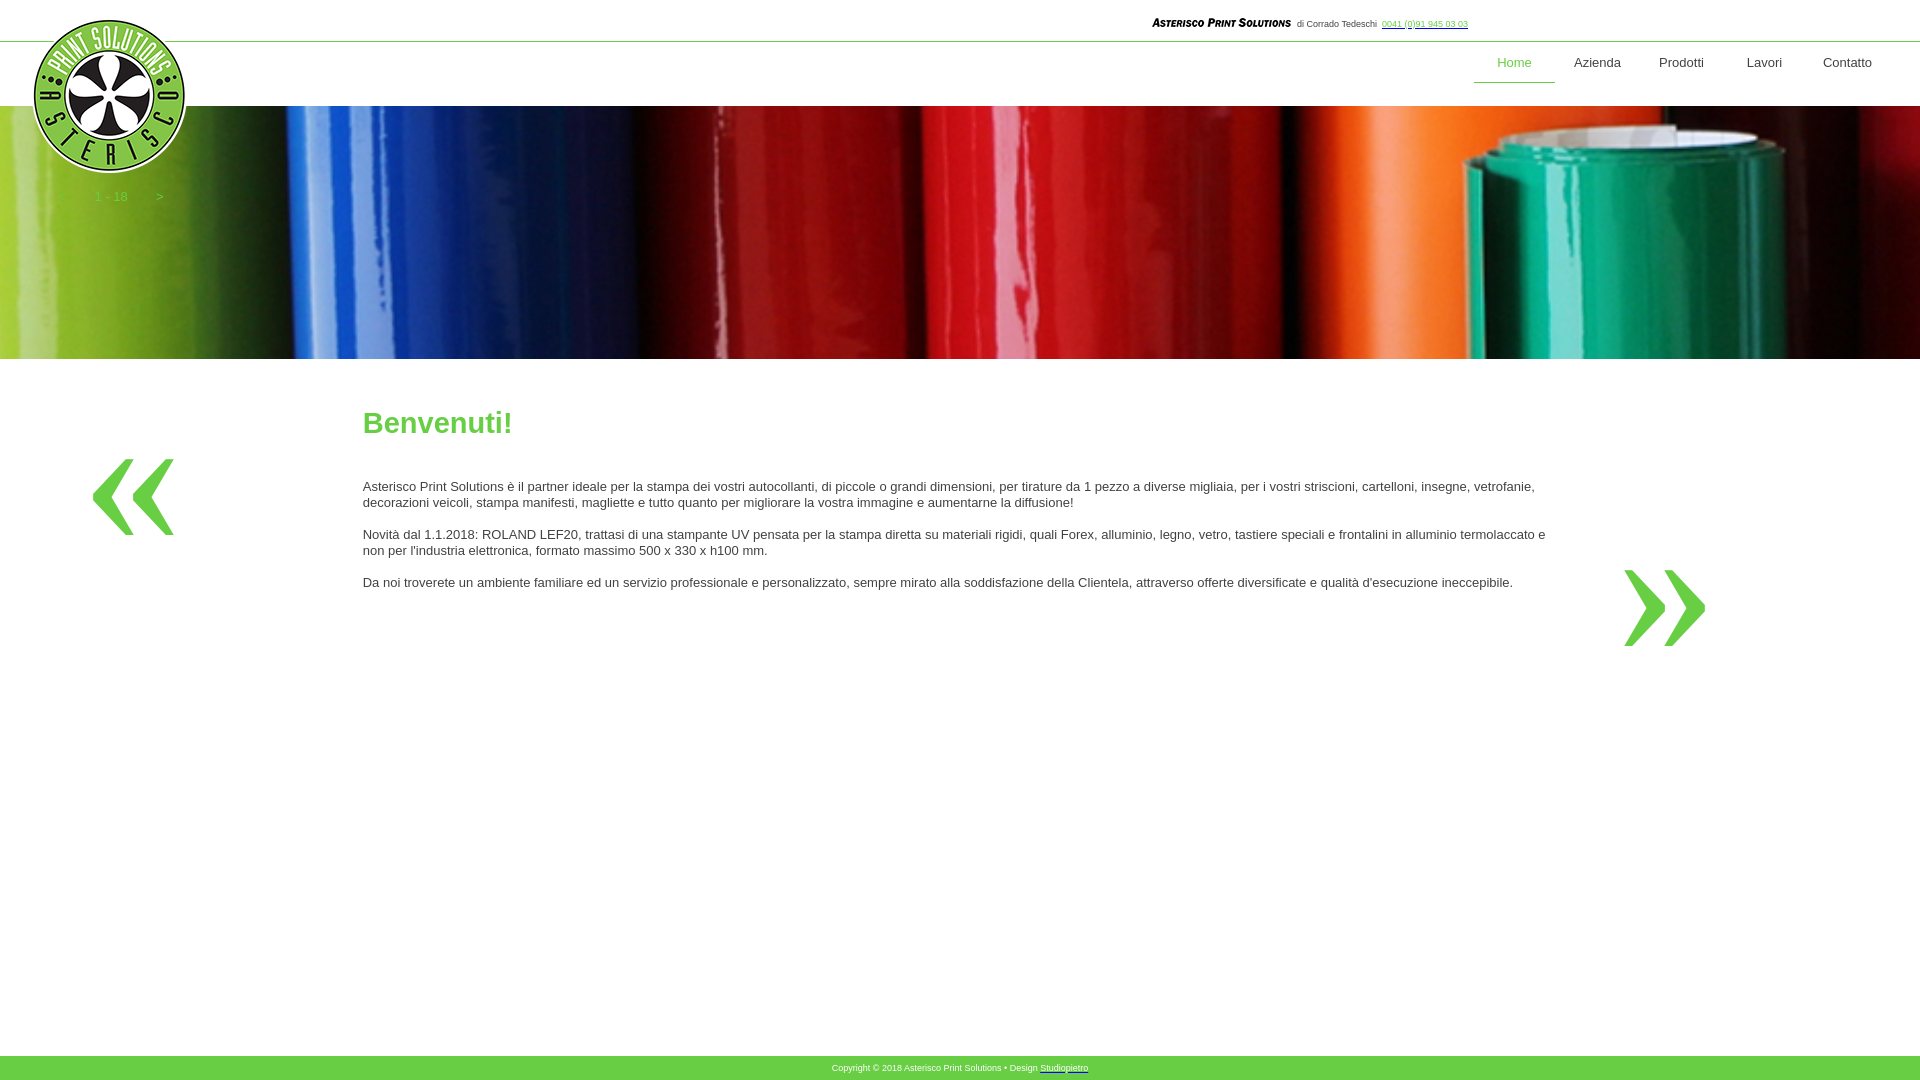 The image size is (1920, 1080). I want to click on 'Lavori', so click(1764, 62).